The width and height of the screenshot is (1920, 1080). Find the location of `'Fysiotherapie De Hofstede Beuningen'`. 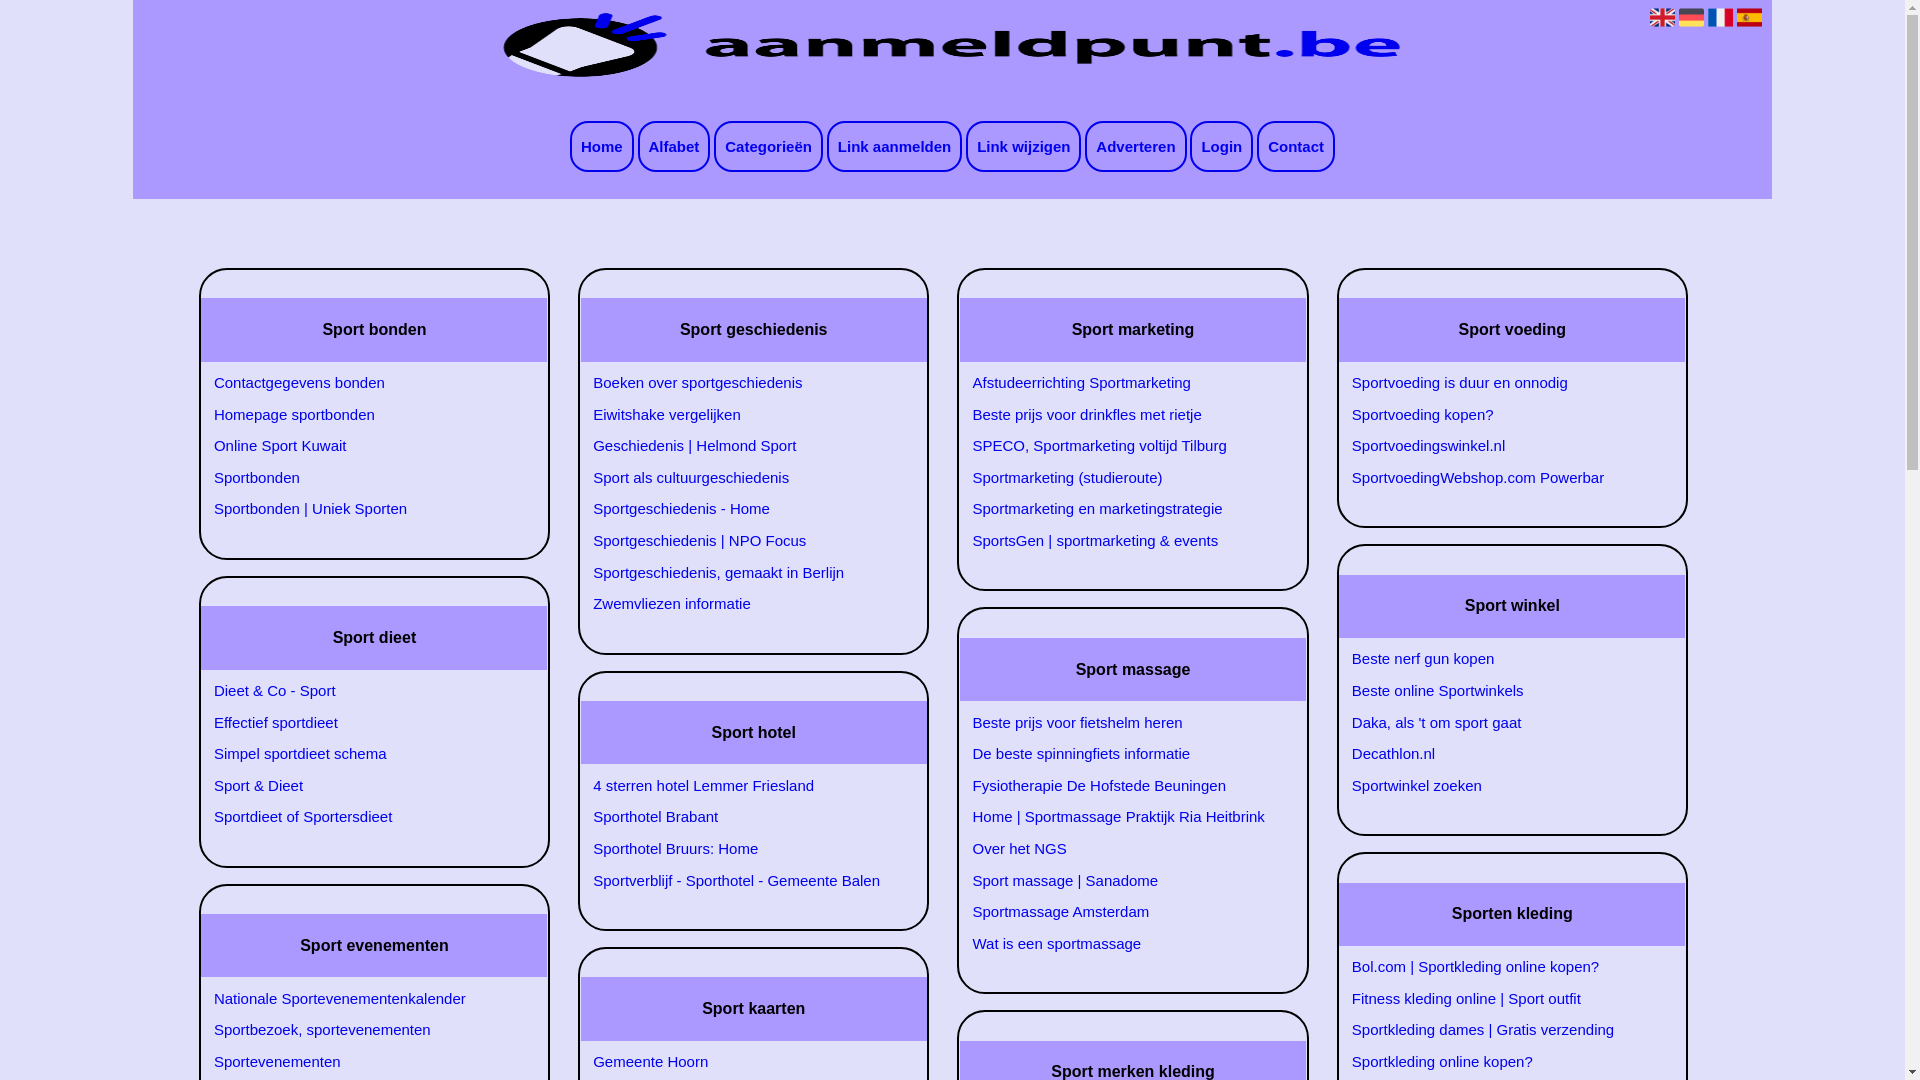

'Fysiotherapie De Hofstede Beuningen' is located at coordinates (1121, 785).